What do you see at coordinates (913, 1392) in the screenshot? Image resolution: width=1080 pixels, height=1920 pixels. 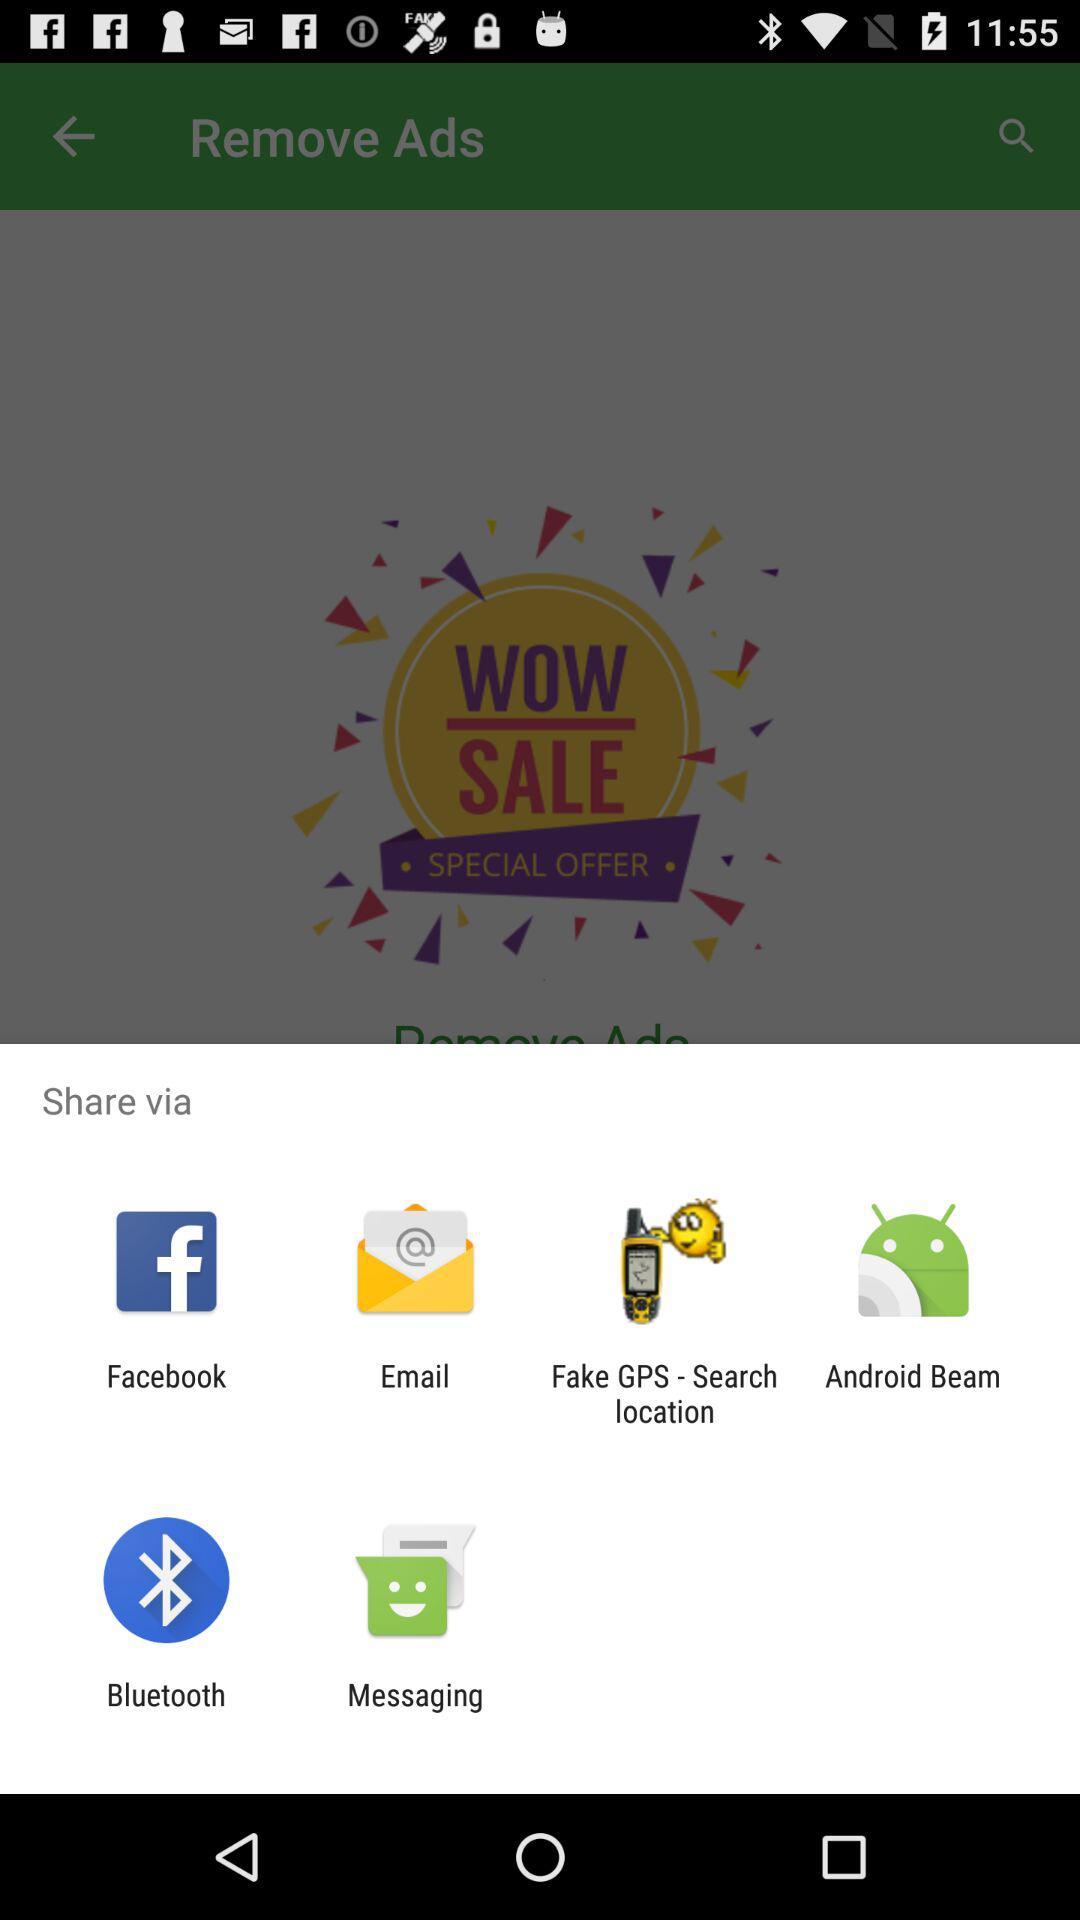 I see `the android beam` at bounding box center [913, 1392].